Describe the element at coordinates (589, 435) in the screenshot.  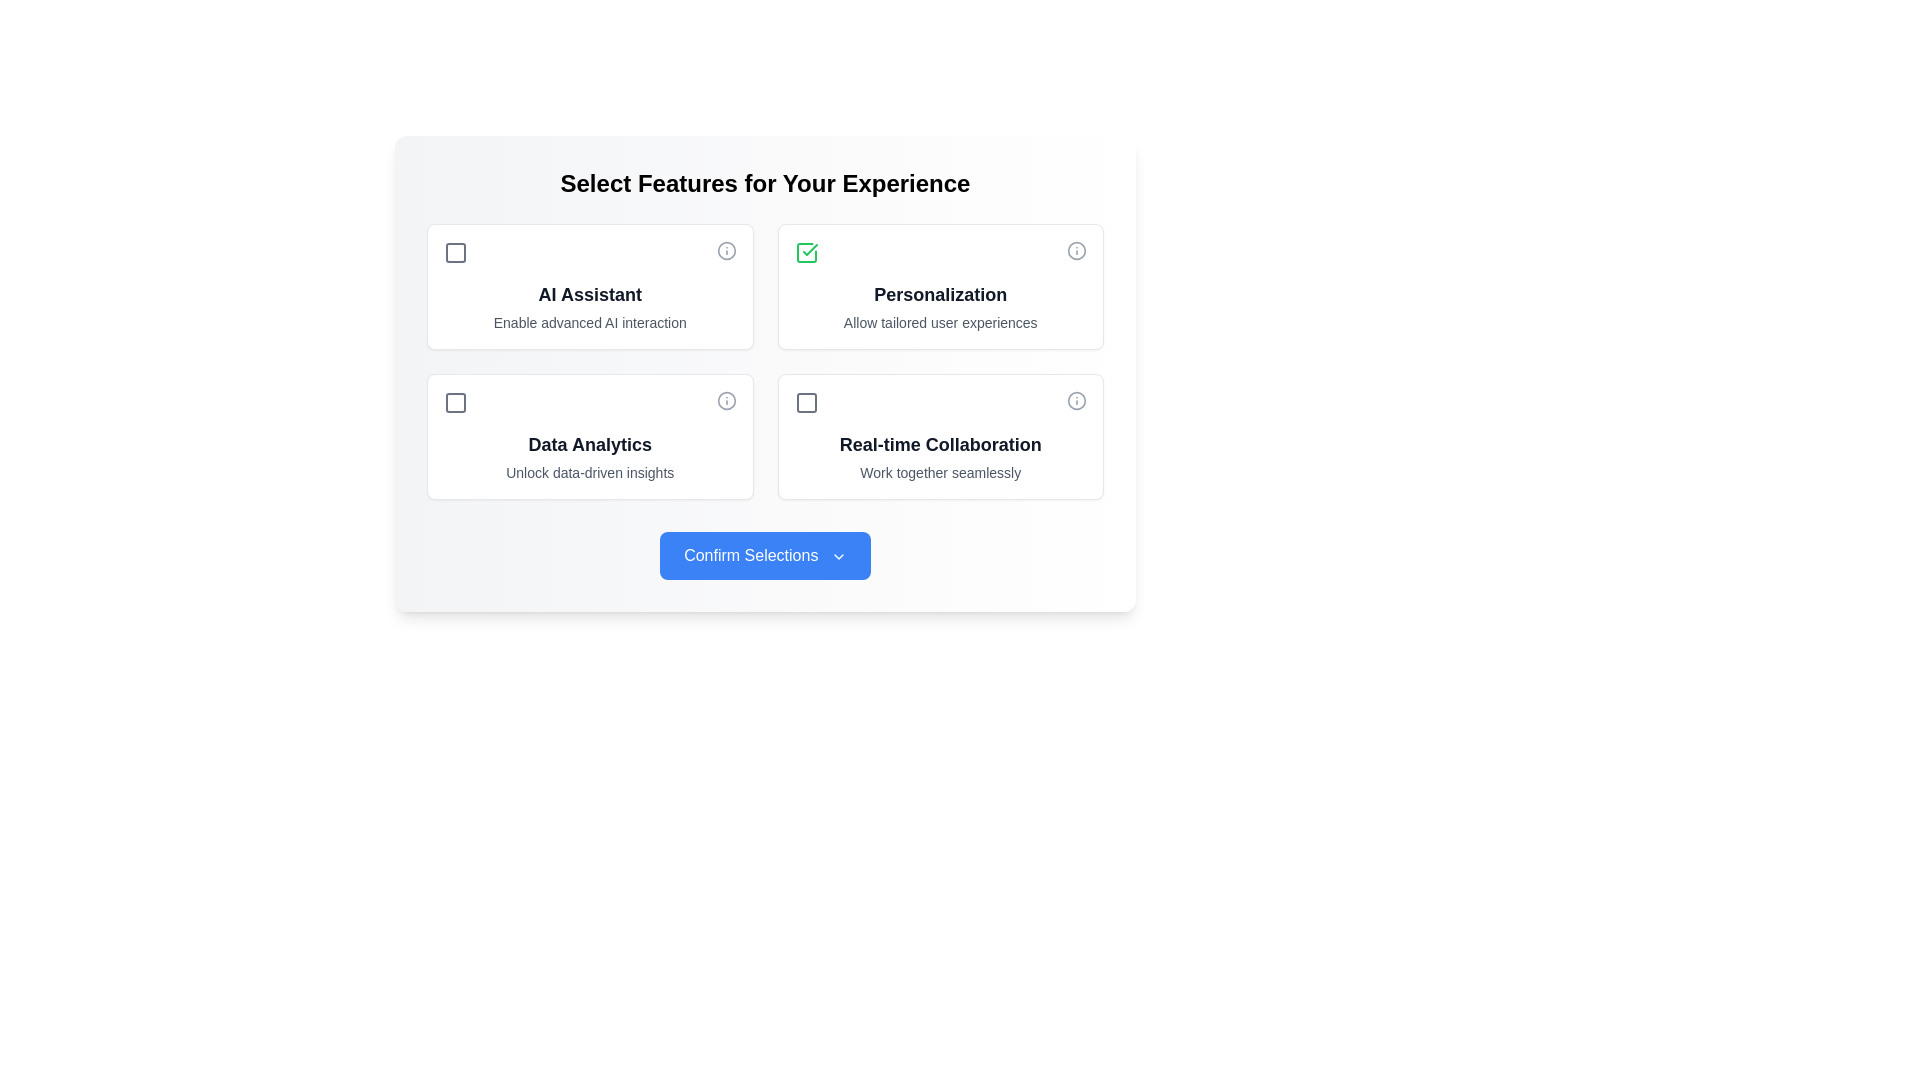
I see `the checkbox on the card located in the bottom-left portion of the 2x2 grid layout, which is the third card, directly below the 'AI Assistant' card and to the left of the 'Real-time Collaboration' card, to indicate interest in data analytics` at that location.